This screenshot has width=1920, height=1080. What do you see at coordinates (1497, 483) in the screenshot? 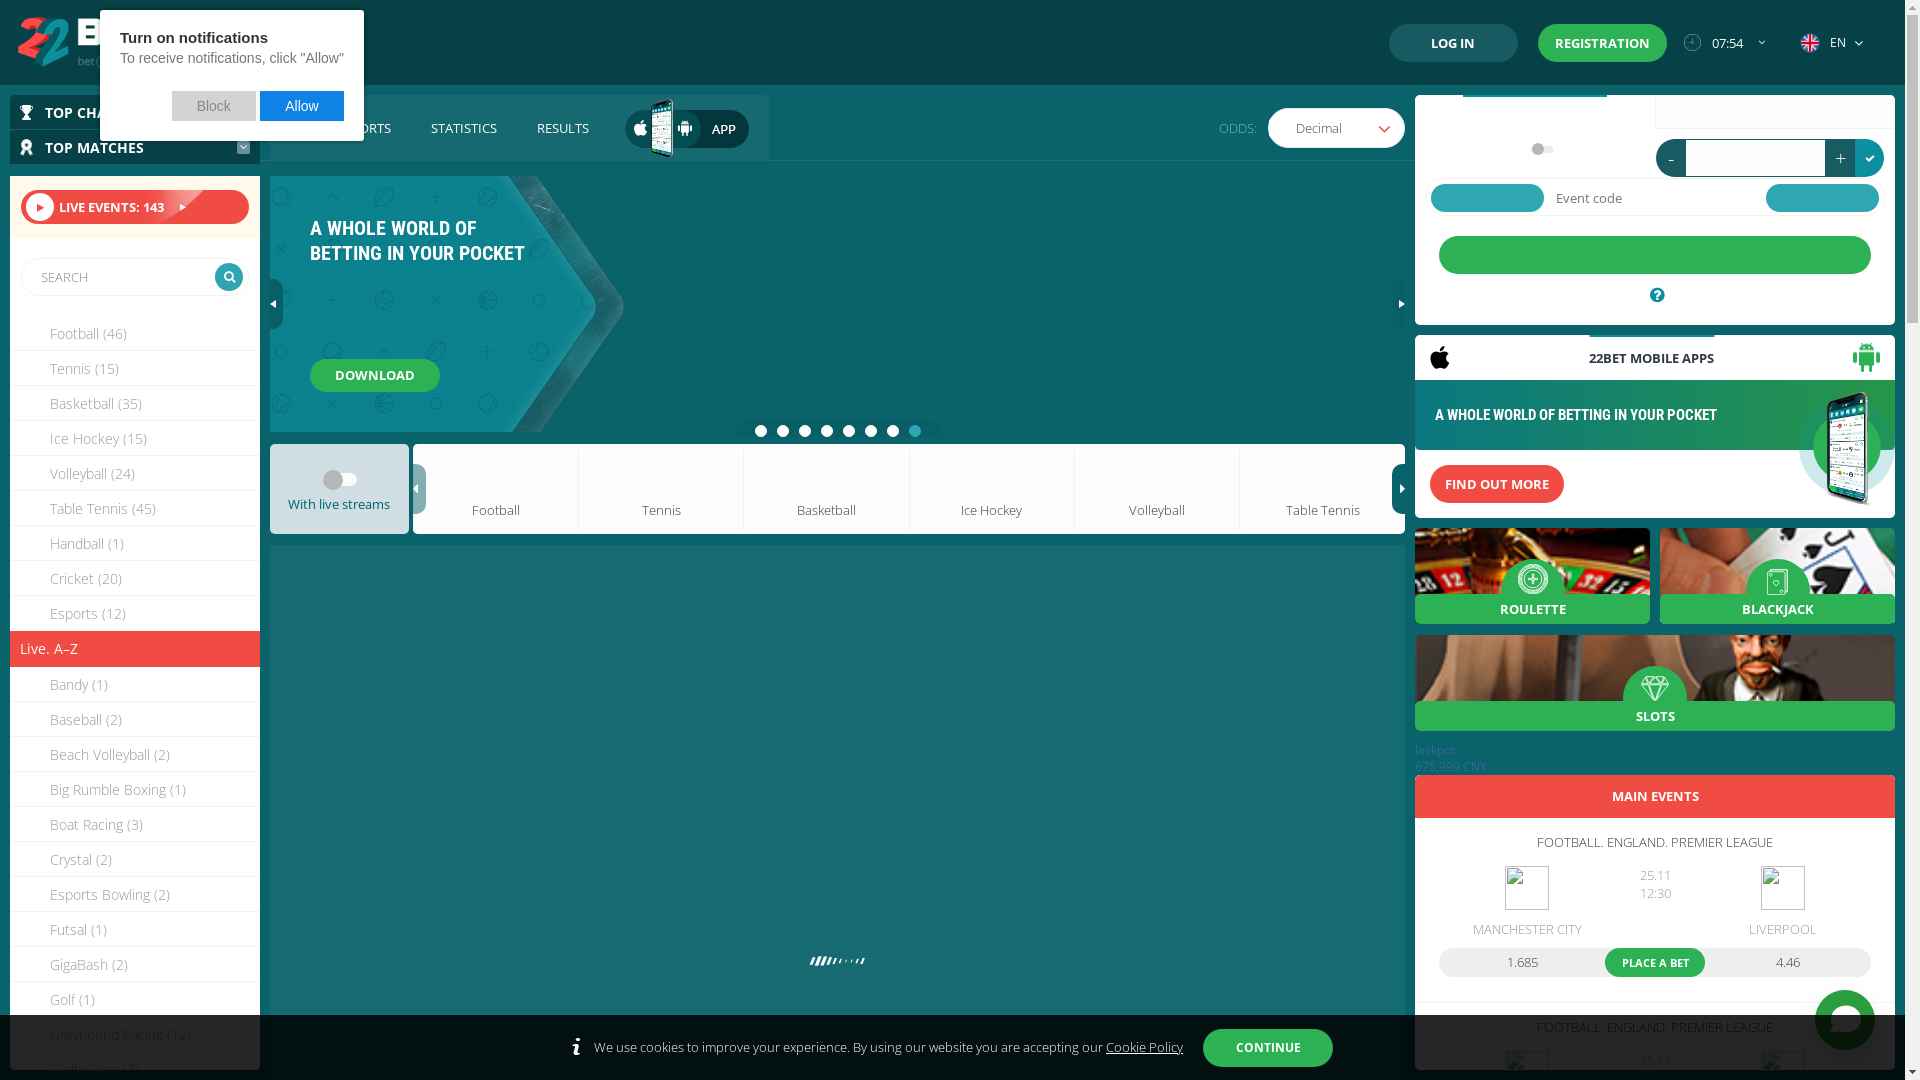
I see `'FIND OUT MORE'` at bounding box center [1497, 483].